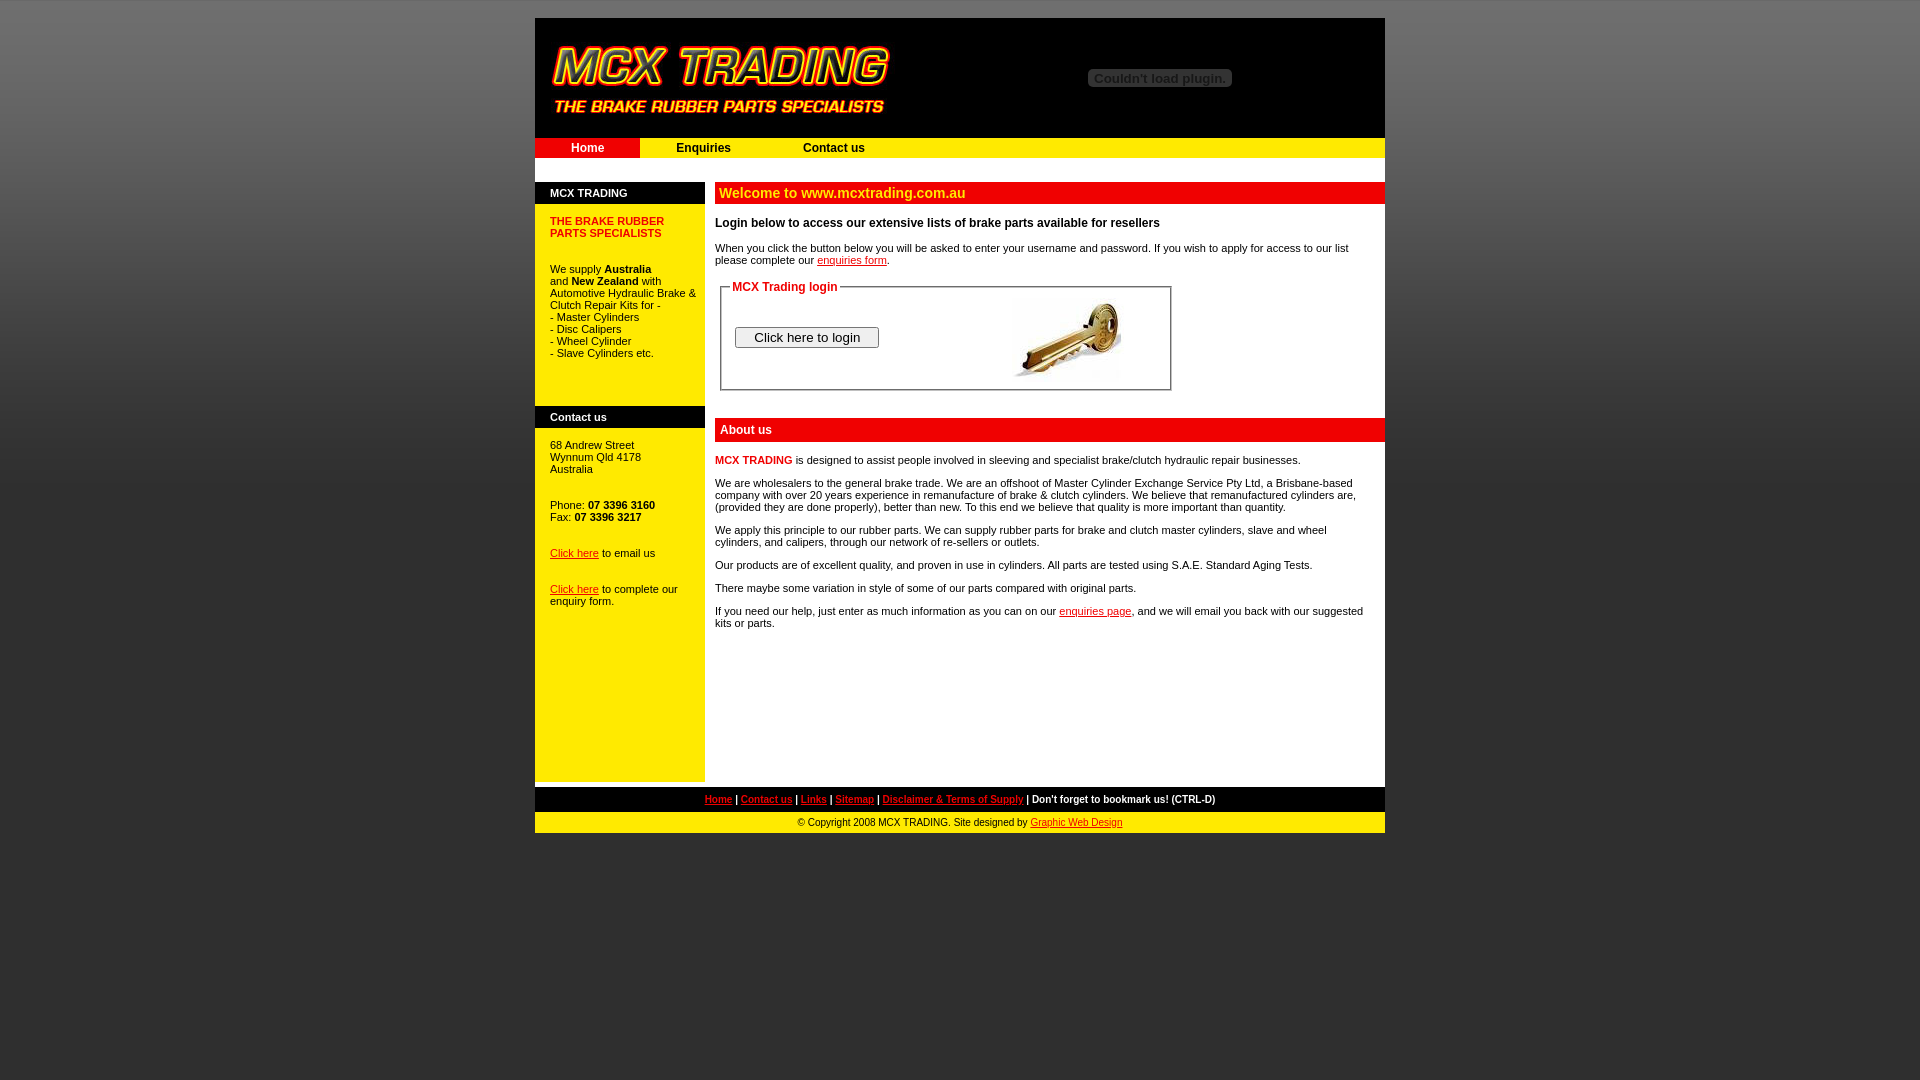 Image resolution: width=1920 pixels, height=1080 pixels. What do you see at coordinates (705, 798) in the screenshot?
I see `'Home'` at bounding box center [705, 798].